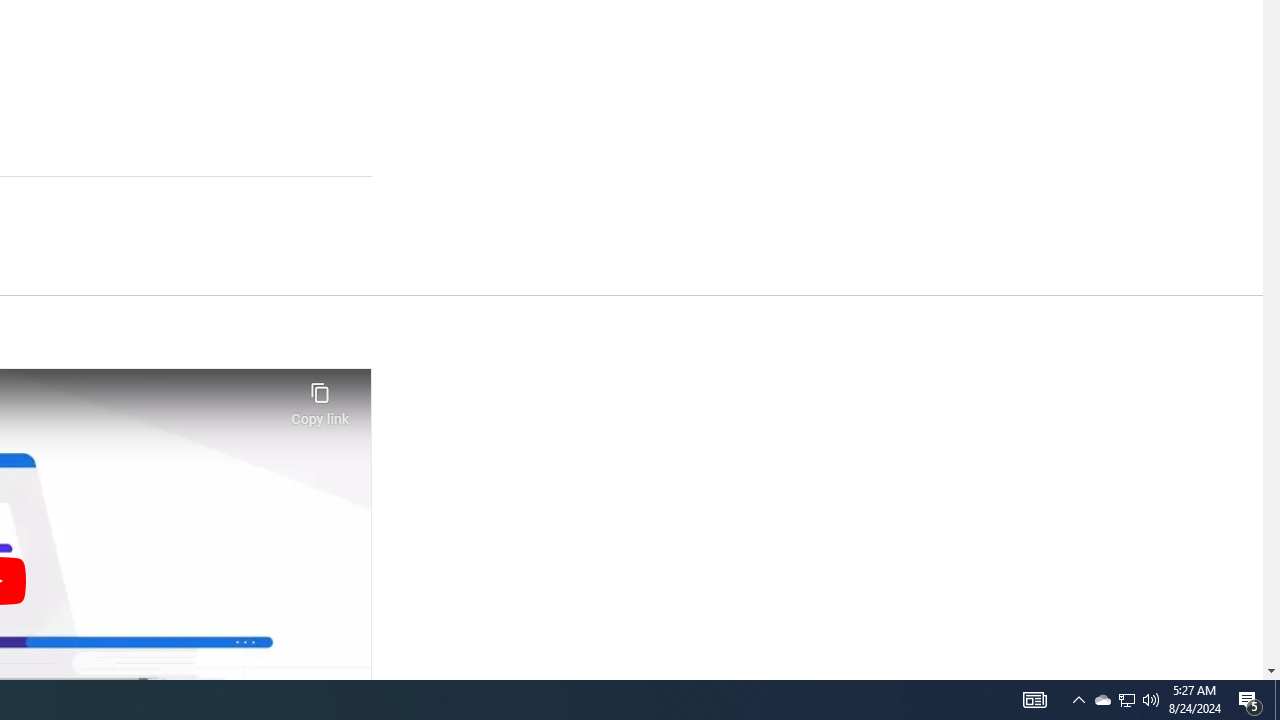  Describe the element at coordinates (320, 398) in the screenshot. I see `'Copy link'` at that location.